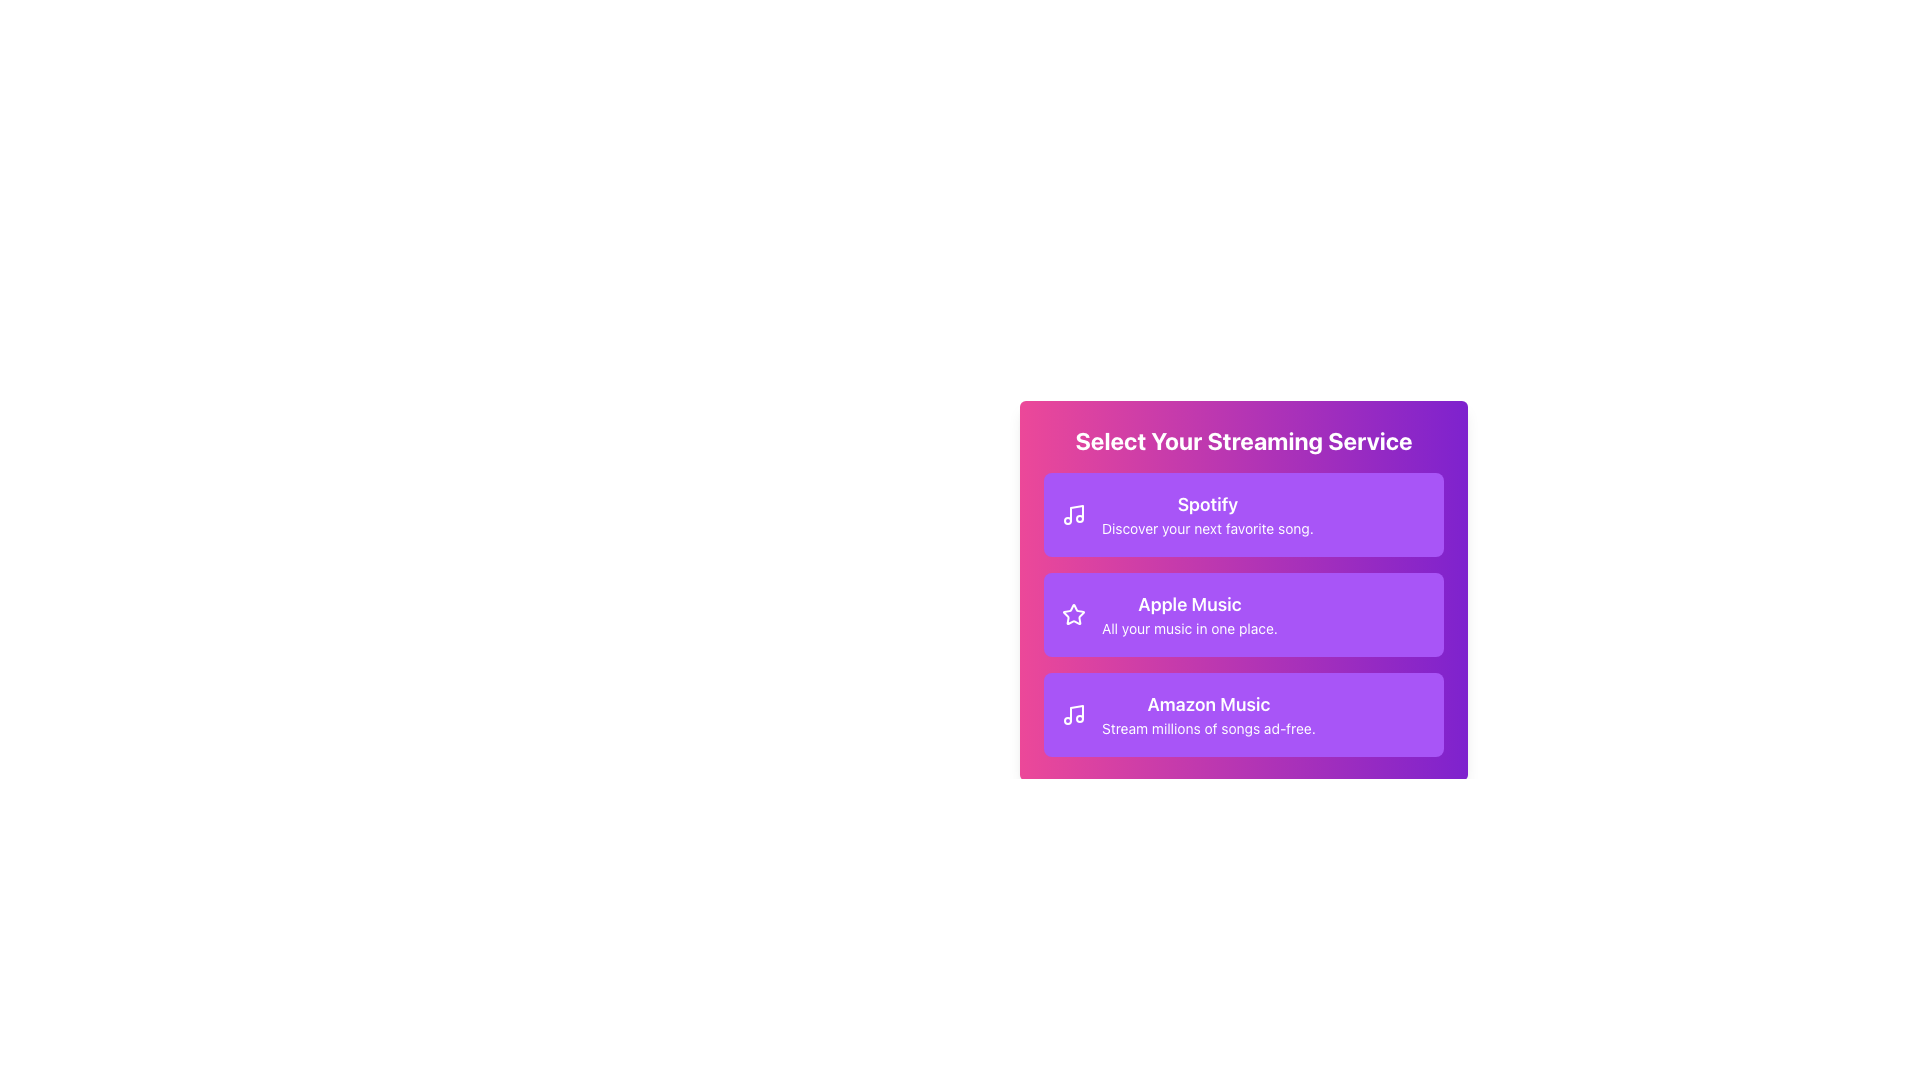  I want to click on the text label reading 'Amazon Music', which is styled in bold white font within a purple rectangular area in the third selectable option of the 'Select Your Streaming Service' list, so click(1207, 704).